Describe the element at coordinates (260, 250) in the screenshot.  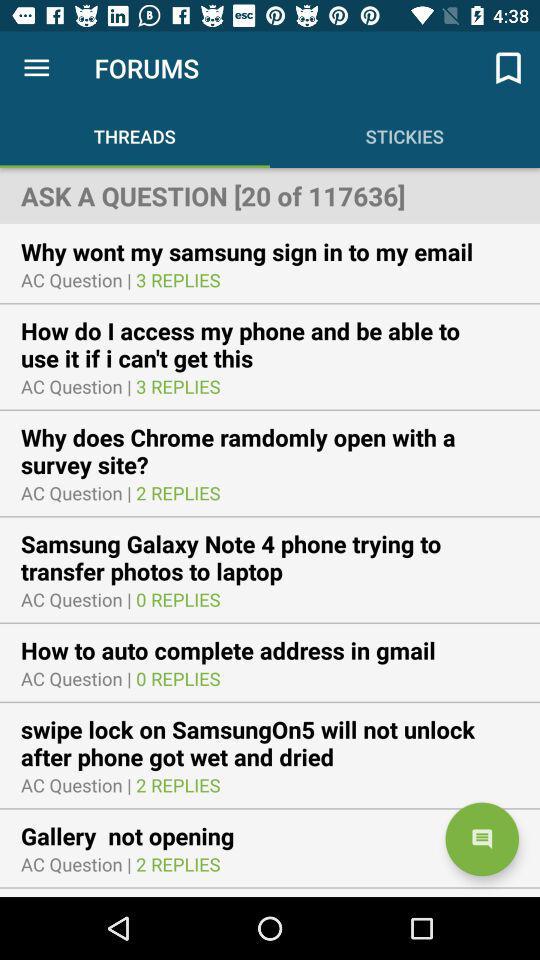
I see `why wont my` at that location.